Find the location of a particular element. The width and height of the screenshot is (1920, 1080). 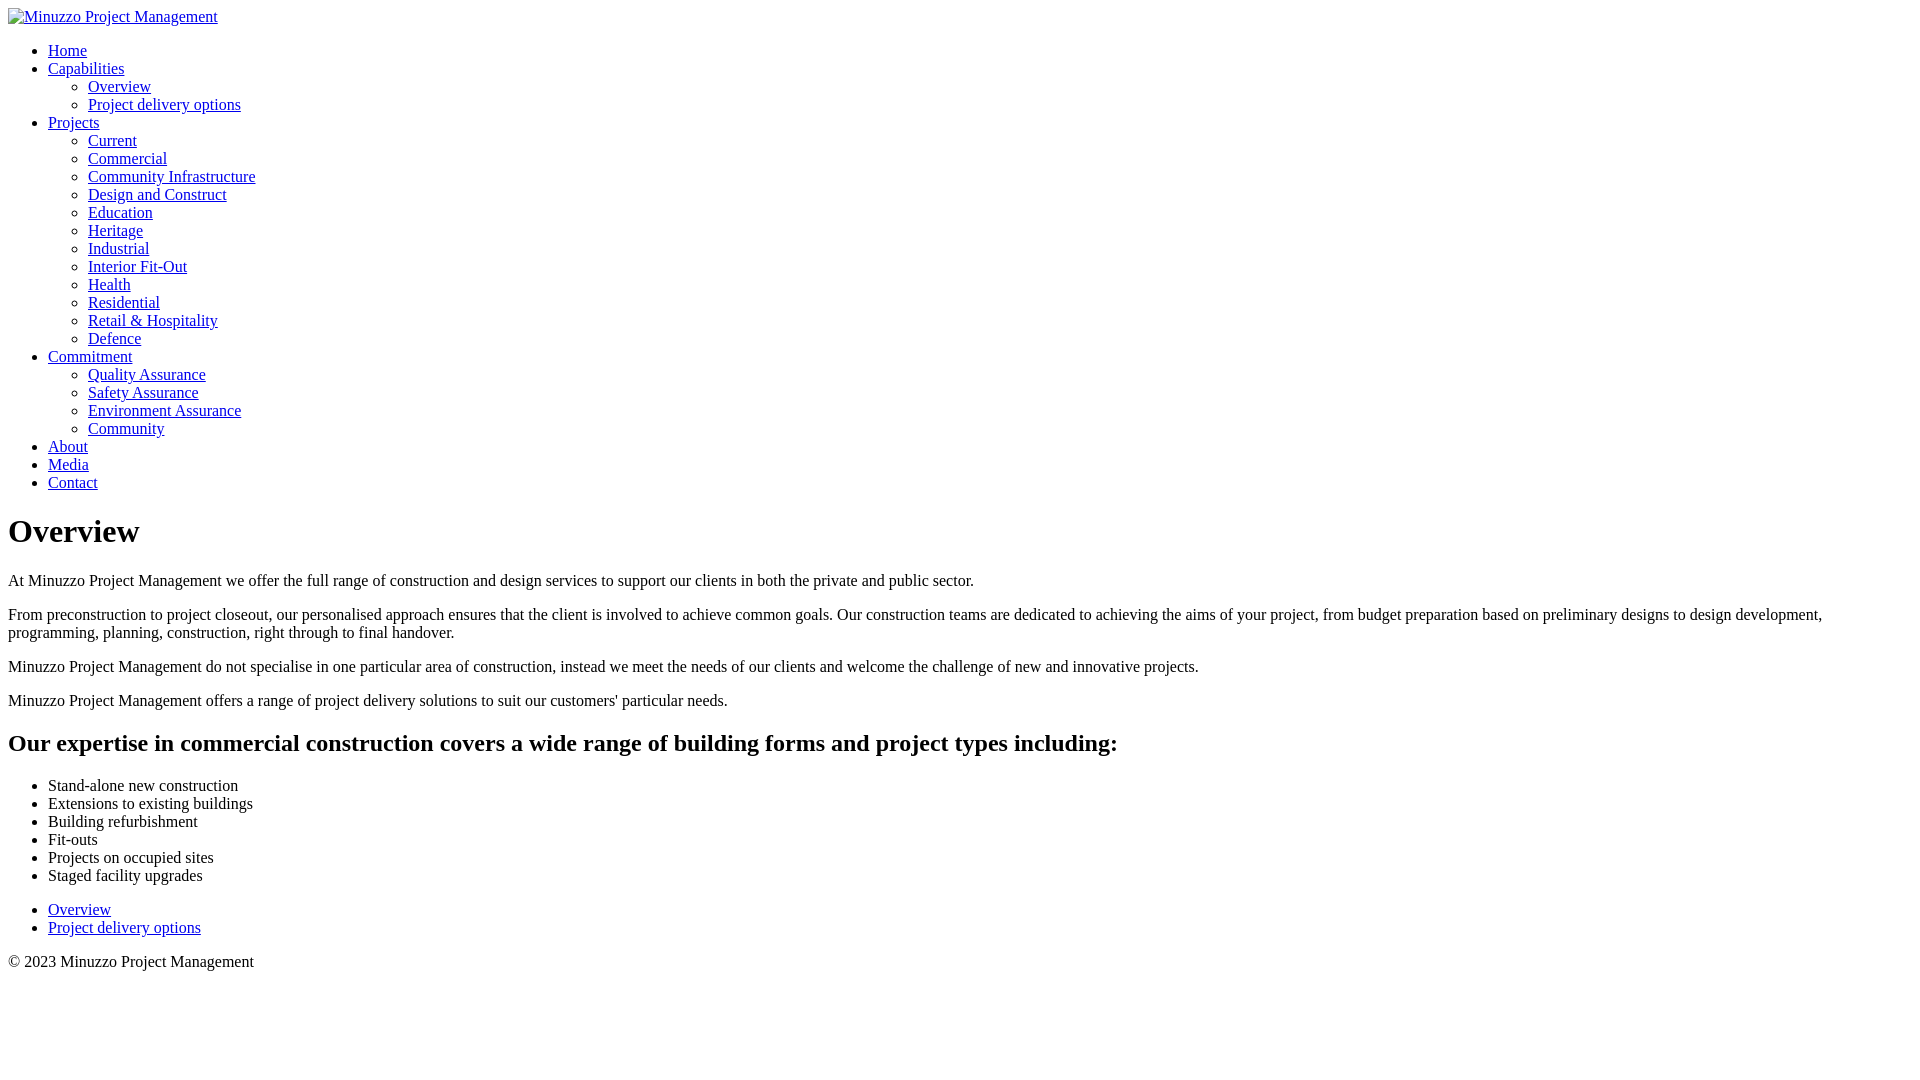

'Quality Assurance' is located at coordinates (146, 374).